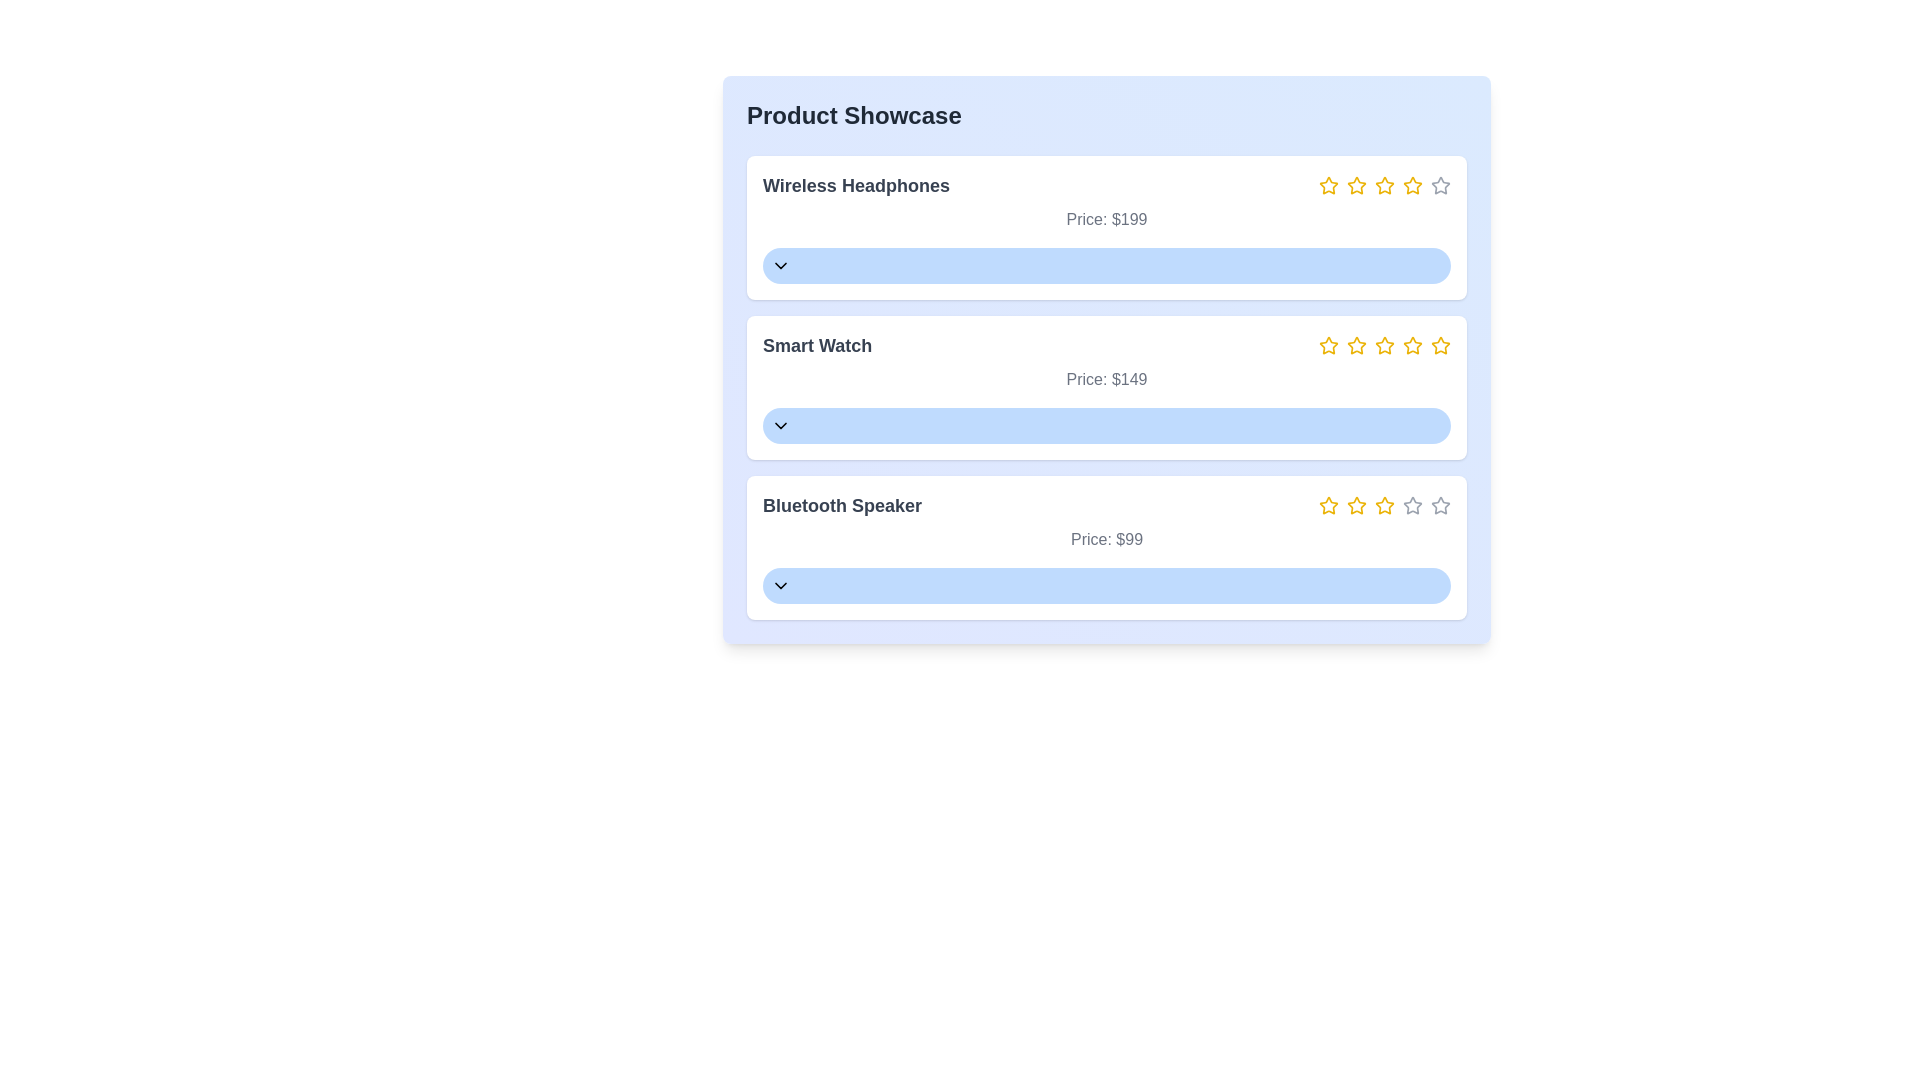 This screenshot has height=1080, width=1920. What do you see at coordinates (1090, 538) in the screenshot?
I see `text label 'Price:' located on the third product card for the 'Bluetooth Speaker', which is displayed in a medium-sized, dark font` at bounding box center [1090, 538].